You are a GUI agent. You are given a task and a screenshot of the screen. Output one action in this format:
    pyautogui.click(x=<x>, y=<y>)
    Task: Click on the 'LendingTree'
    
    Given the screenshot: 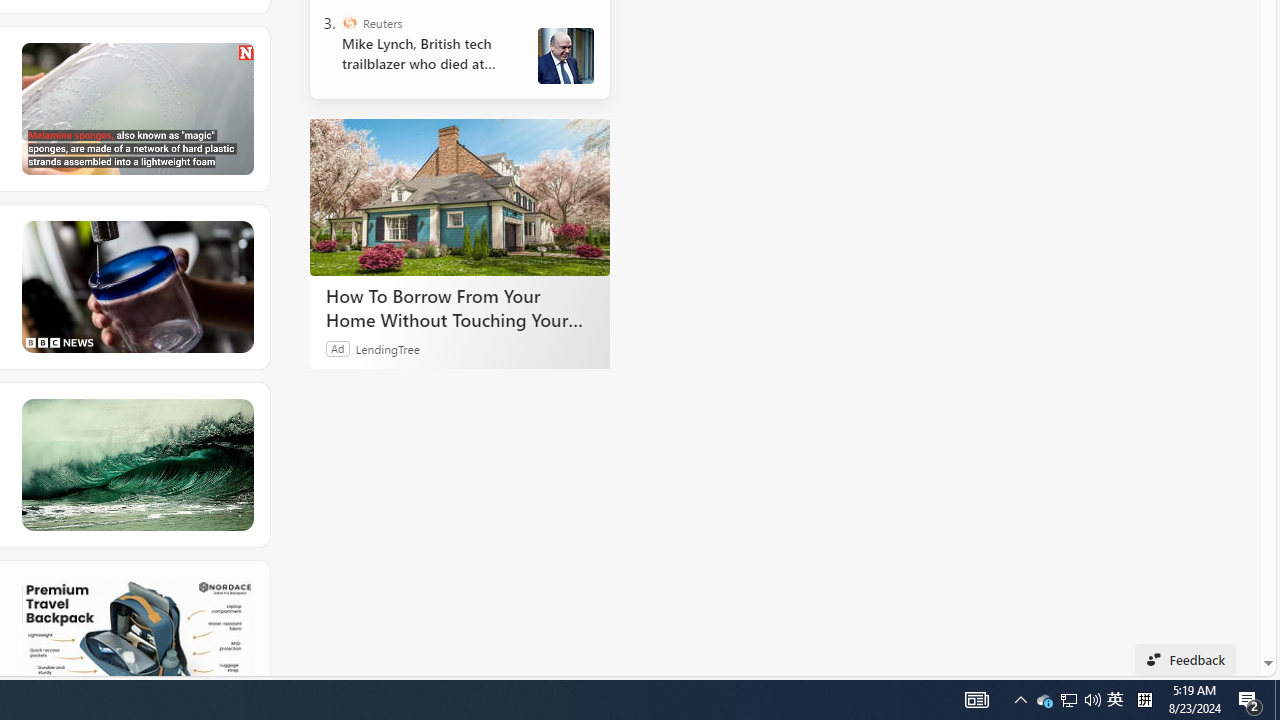 What is the action you would take?
    pyautogui.click(x=387, y=347)
    